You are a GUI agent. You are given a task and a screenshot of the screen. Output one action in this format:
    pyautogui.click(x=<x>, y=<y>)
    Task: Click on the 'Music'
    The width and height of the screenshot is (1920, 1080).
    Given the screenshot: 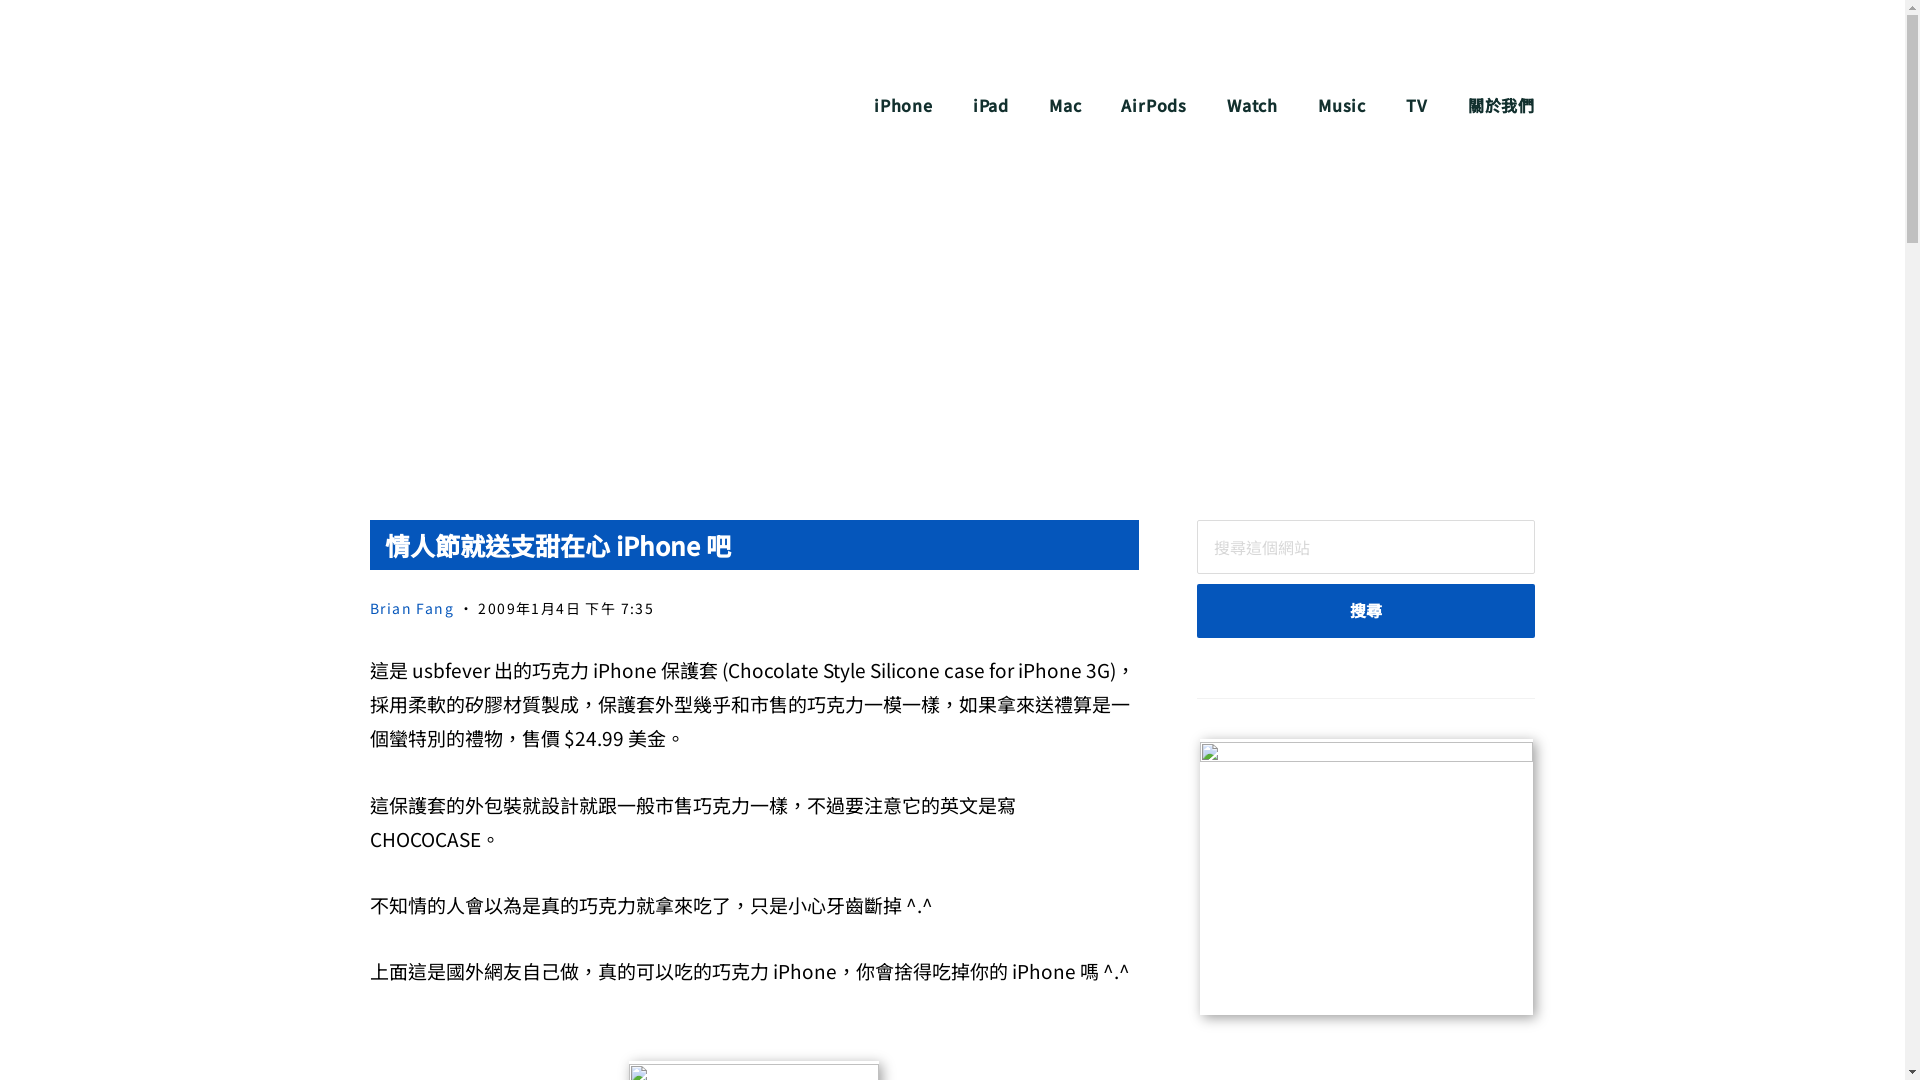 What is the action you would take?
    pyautogui.click(x=1318, y=105)
    